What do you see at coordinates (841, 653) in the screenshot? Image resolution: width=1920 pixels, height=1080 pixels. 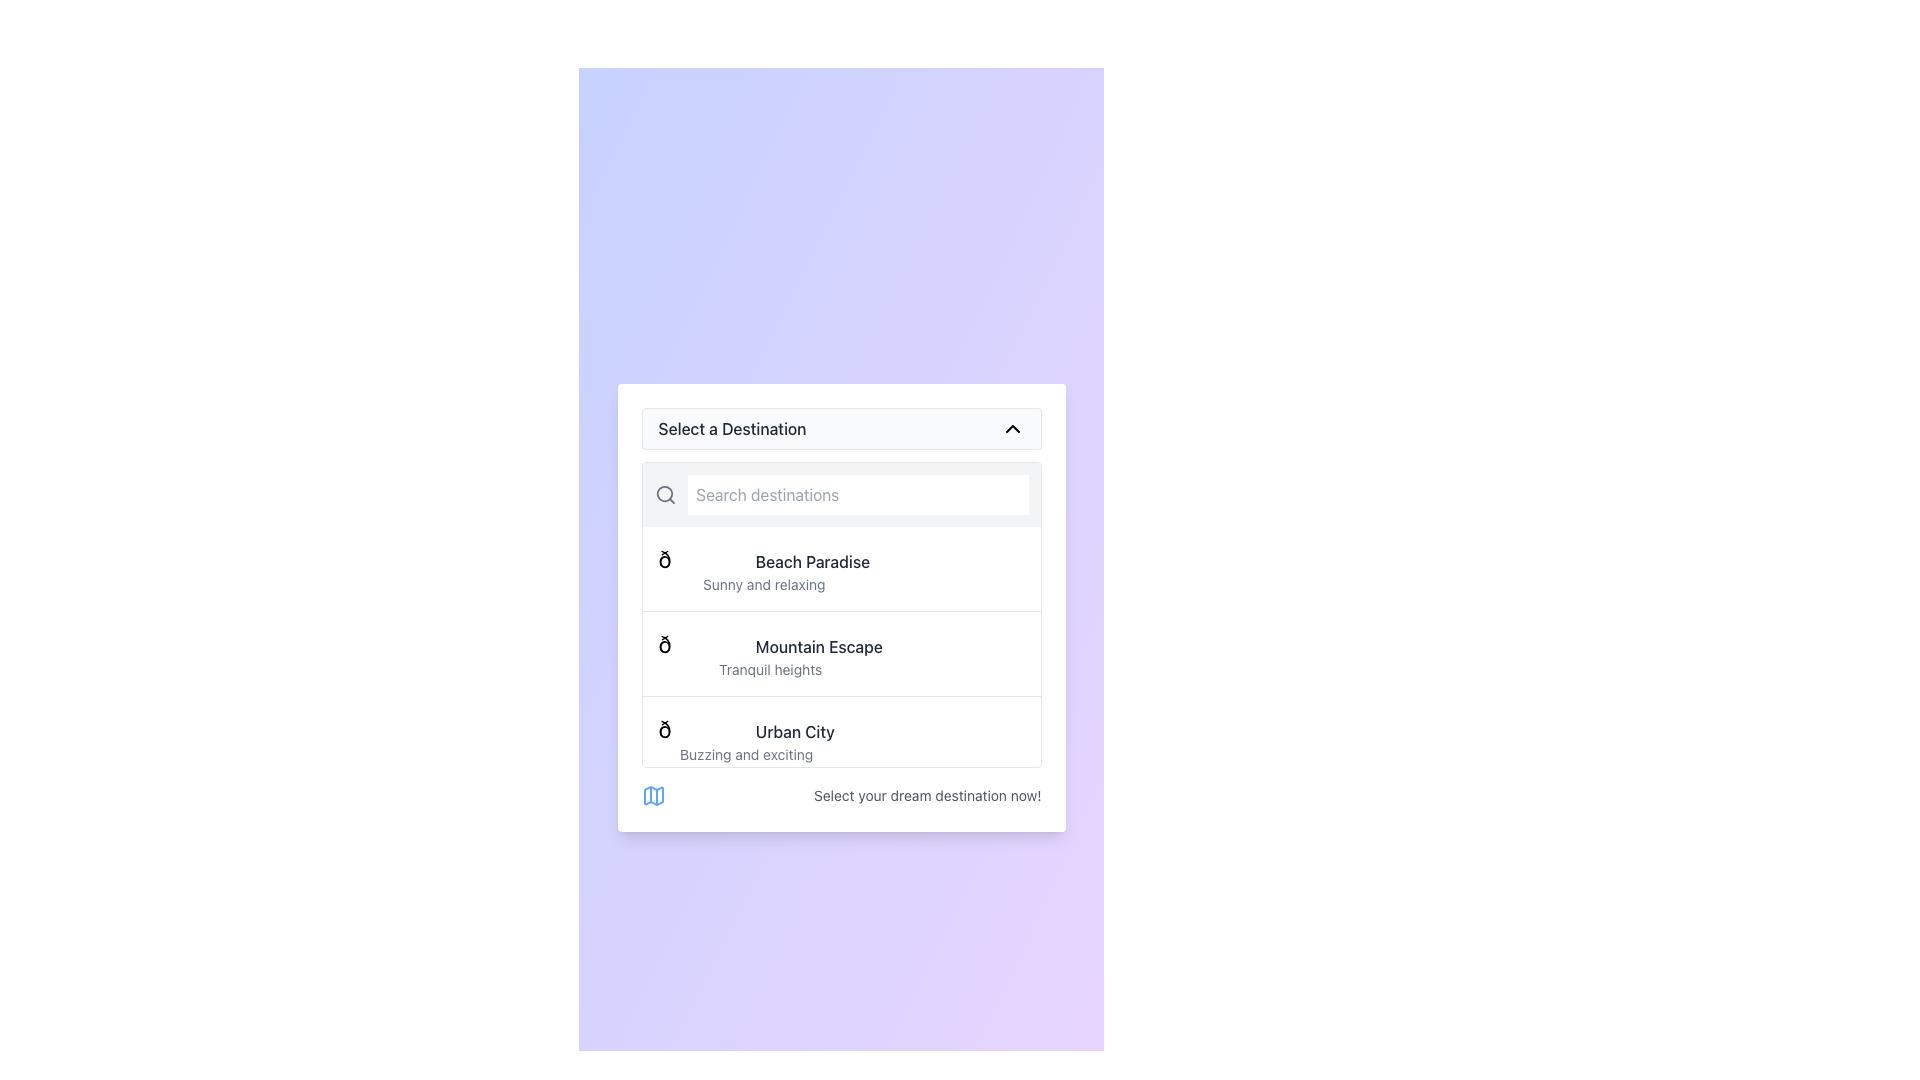 I see `the 'Mountain Escape' menu item, which features a mountain symbol and two lines of text indicating the destination` at bounding box center [841, 653].